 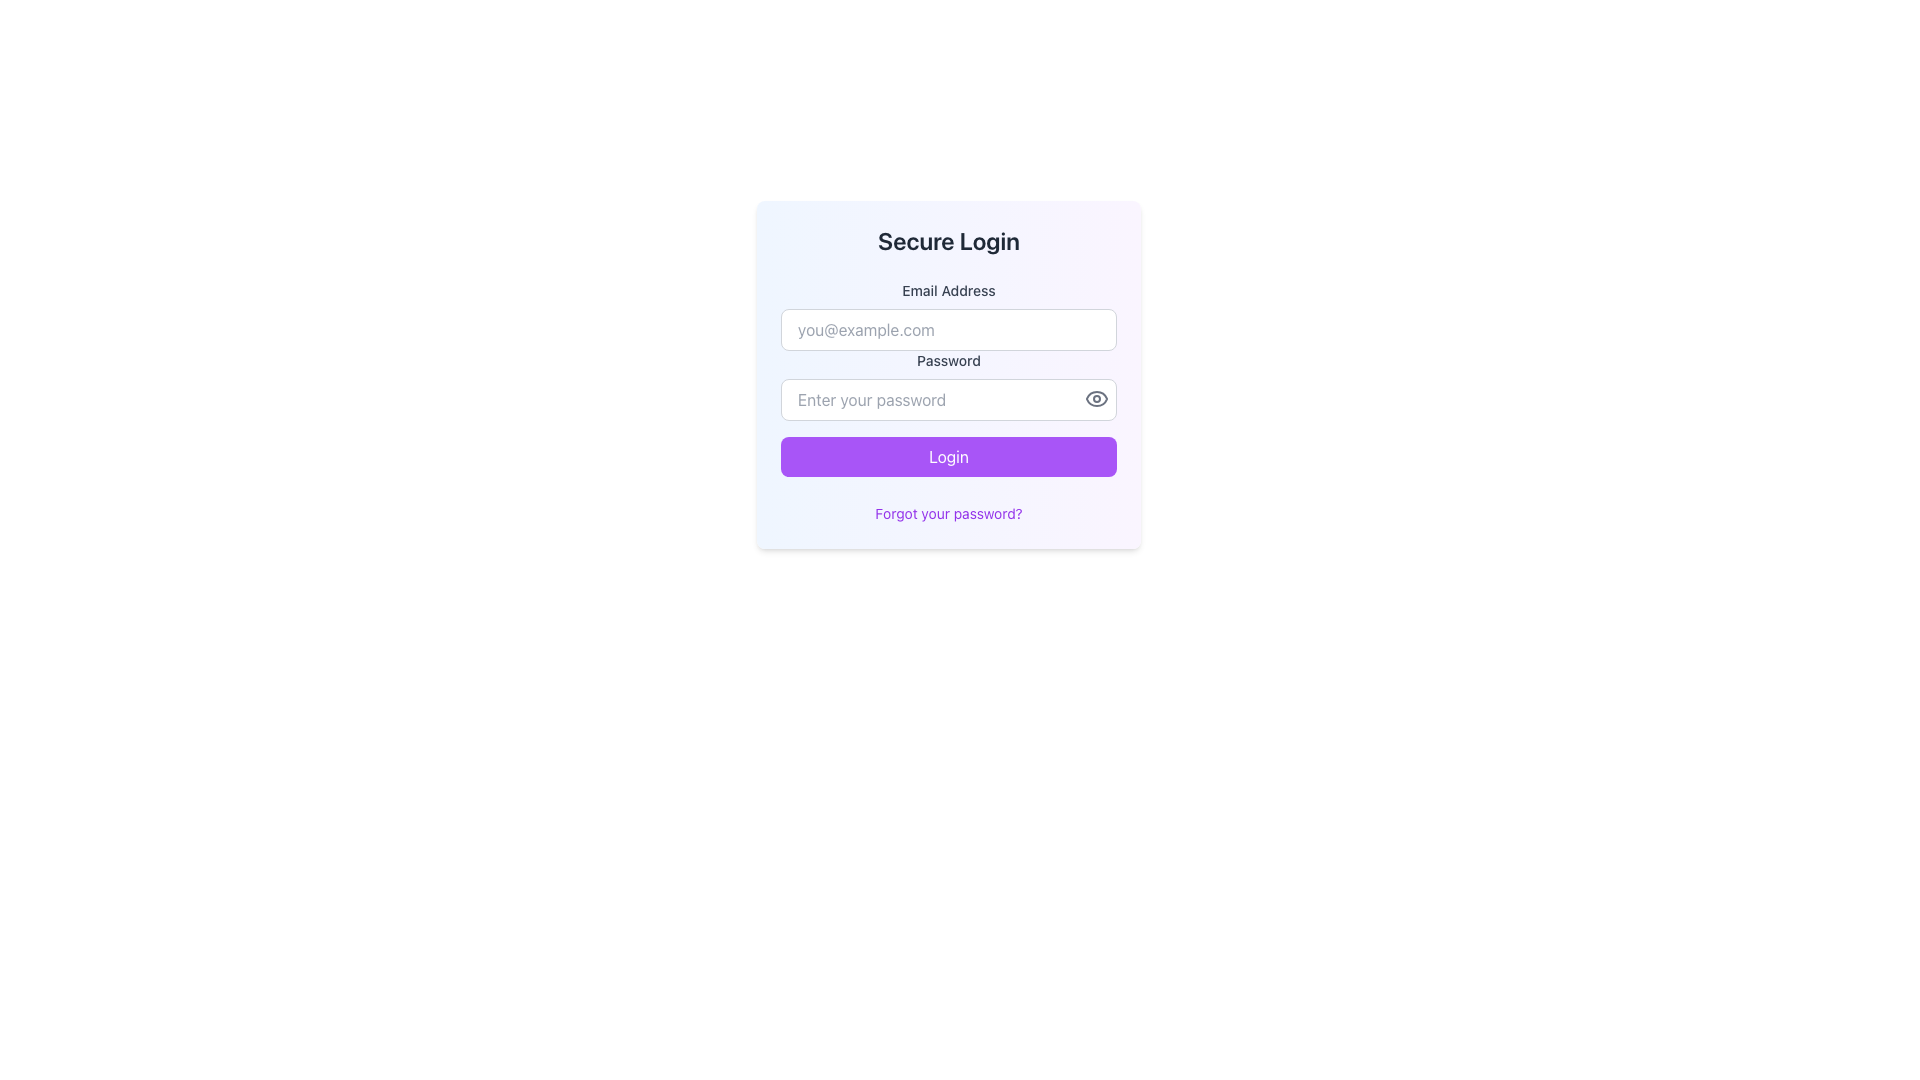 I want to click on the 'Login' button, which is a rectangular button with a purple background and rounded corners, located below the 'Password' input field, so click(x=948, y=456).